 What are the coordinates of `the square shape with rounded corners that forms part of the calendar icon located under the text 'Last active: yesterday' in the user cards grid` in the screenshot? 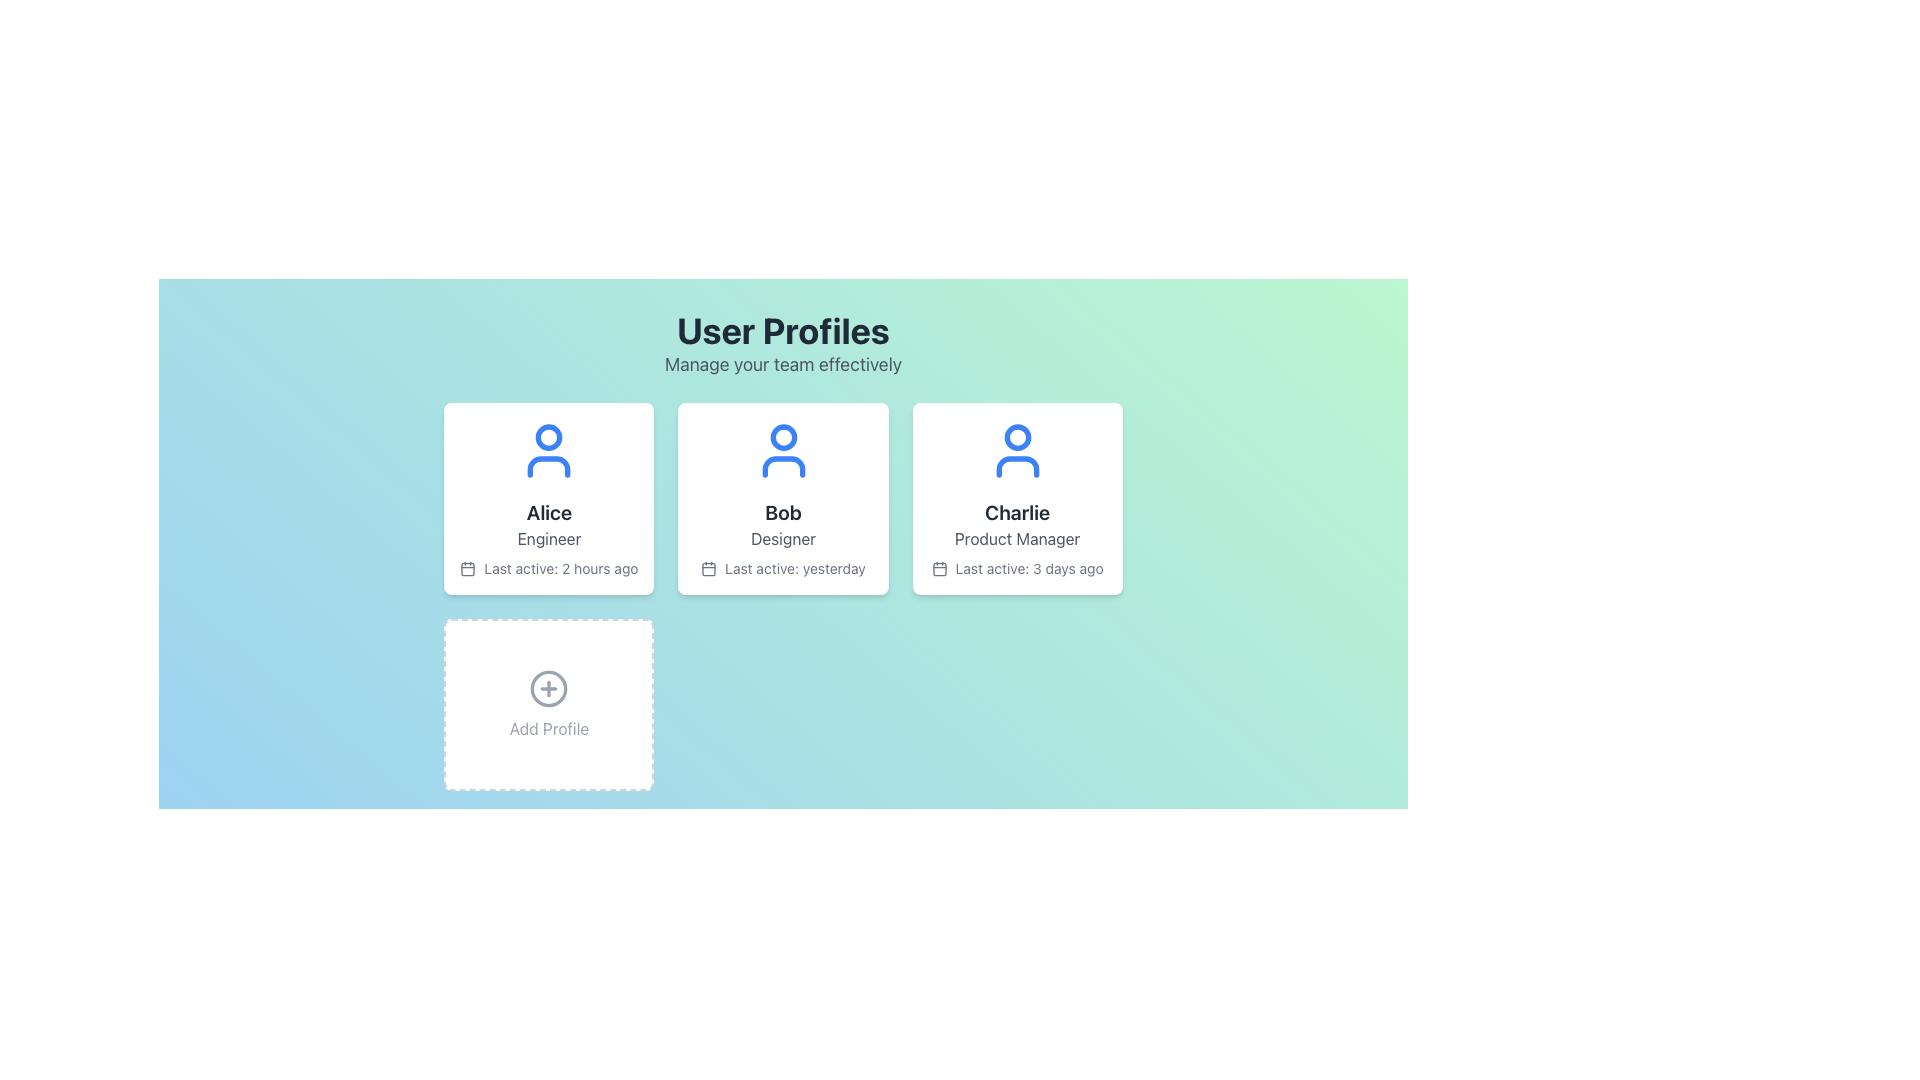 It's located at (709, 569).